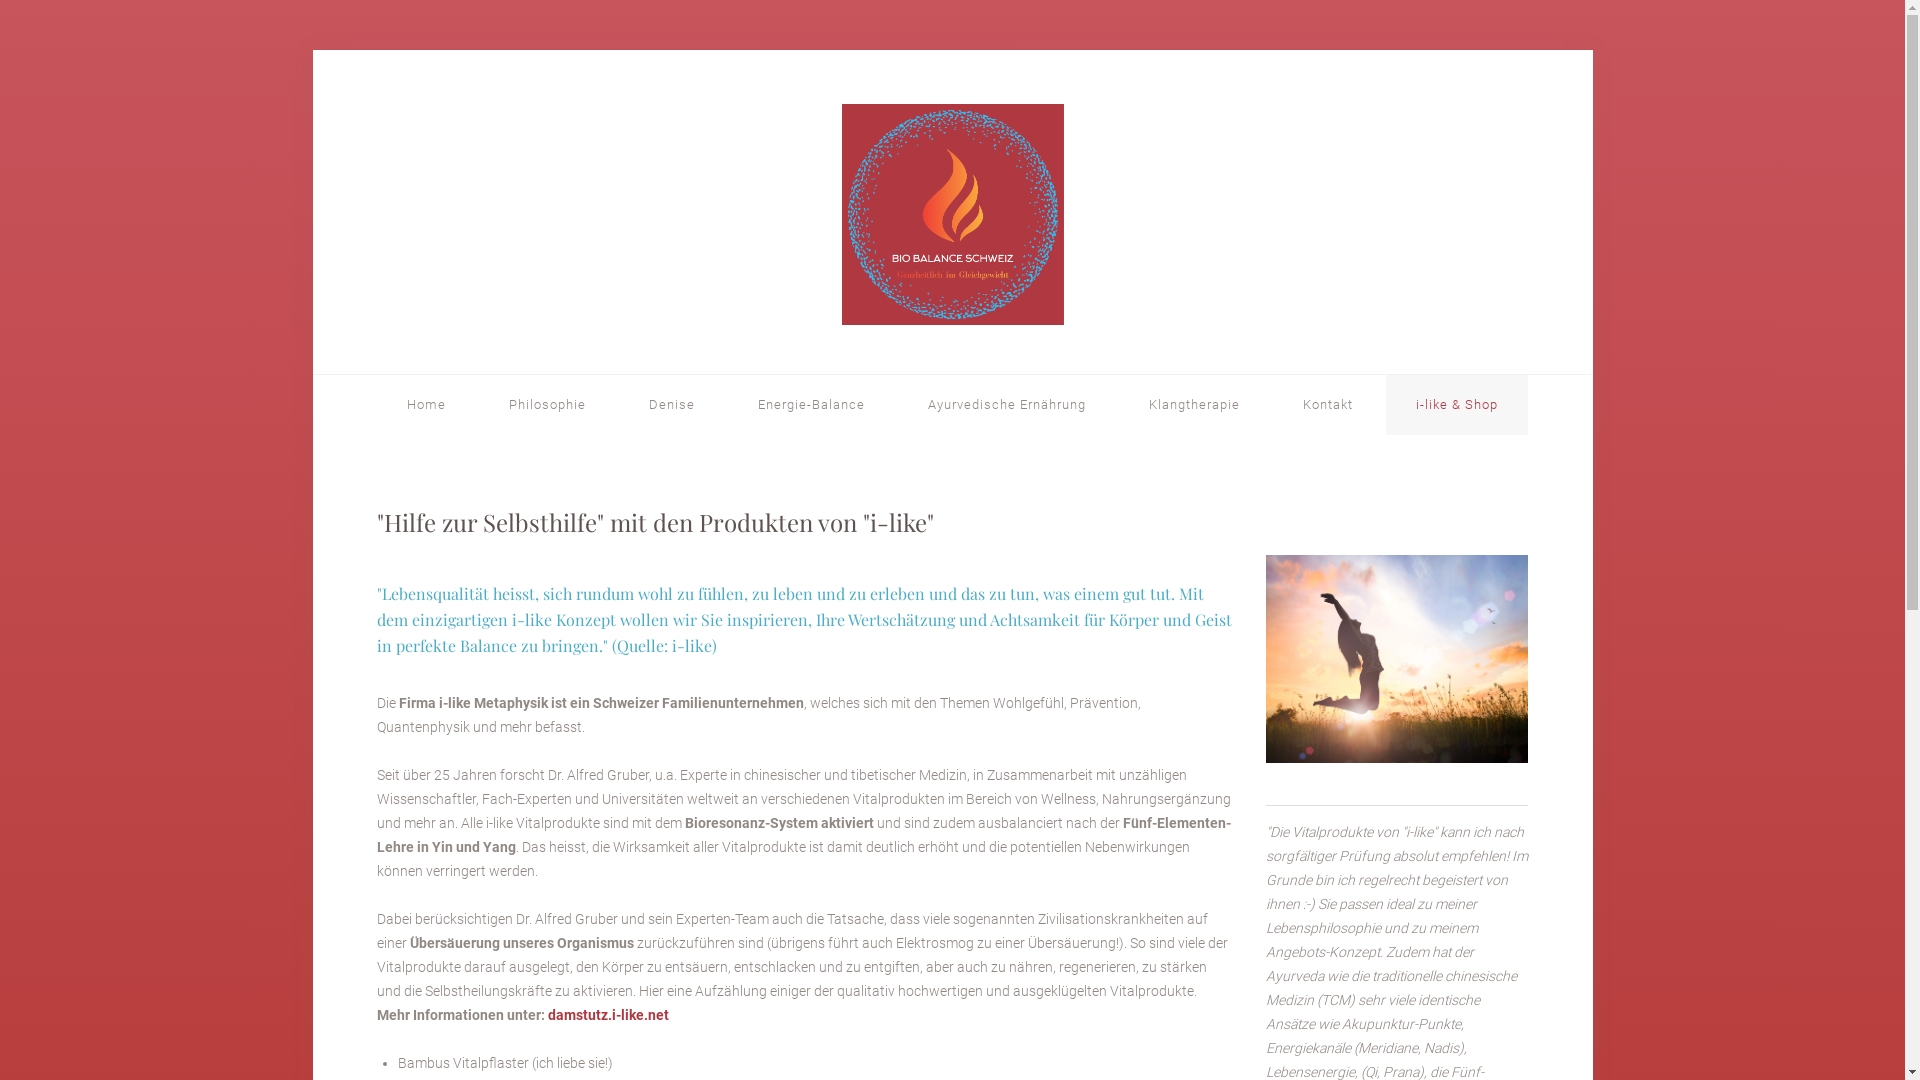  What do you see at coordinates (547, 1014) in the screenshot?
I see `'damstutz.i-like.net'` at bounding box center [547, 1014].